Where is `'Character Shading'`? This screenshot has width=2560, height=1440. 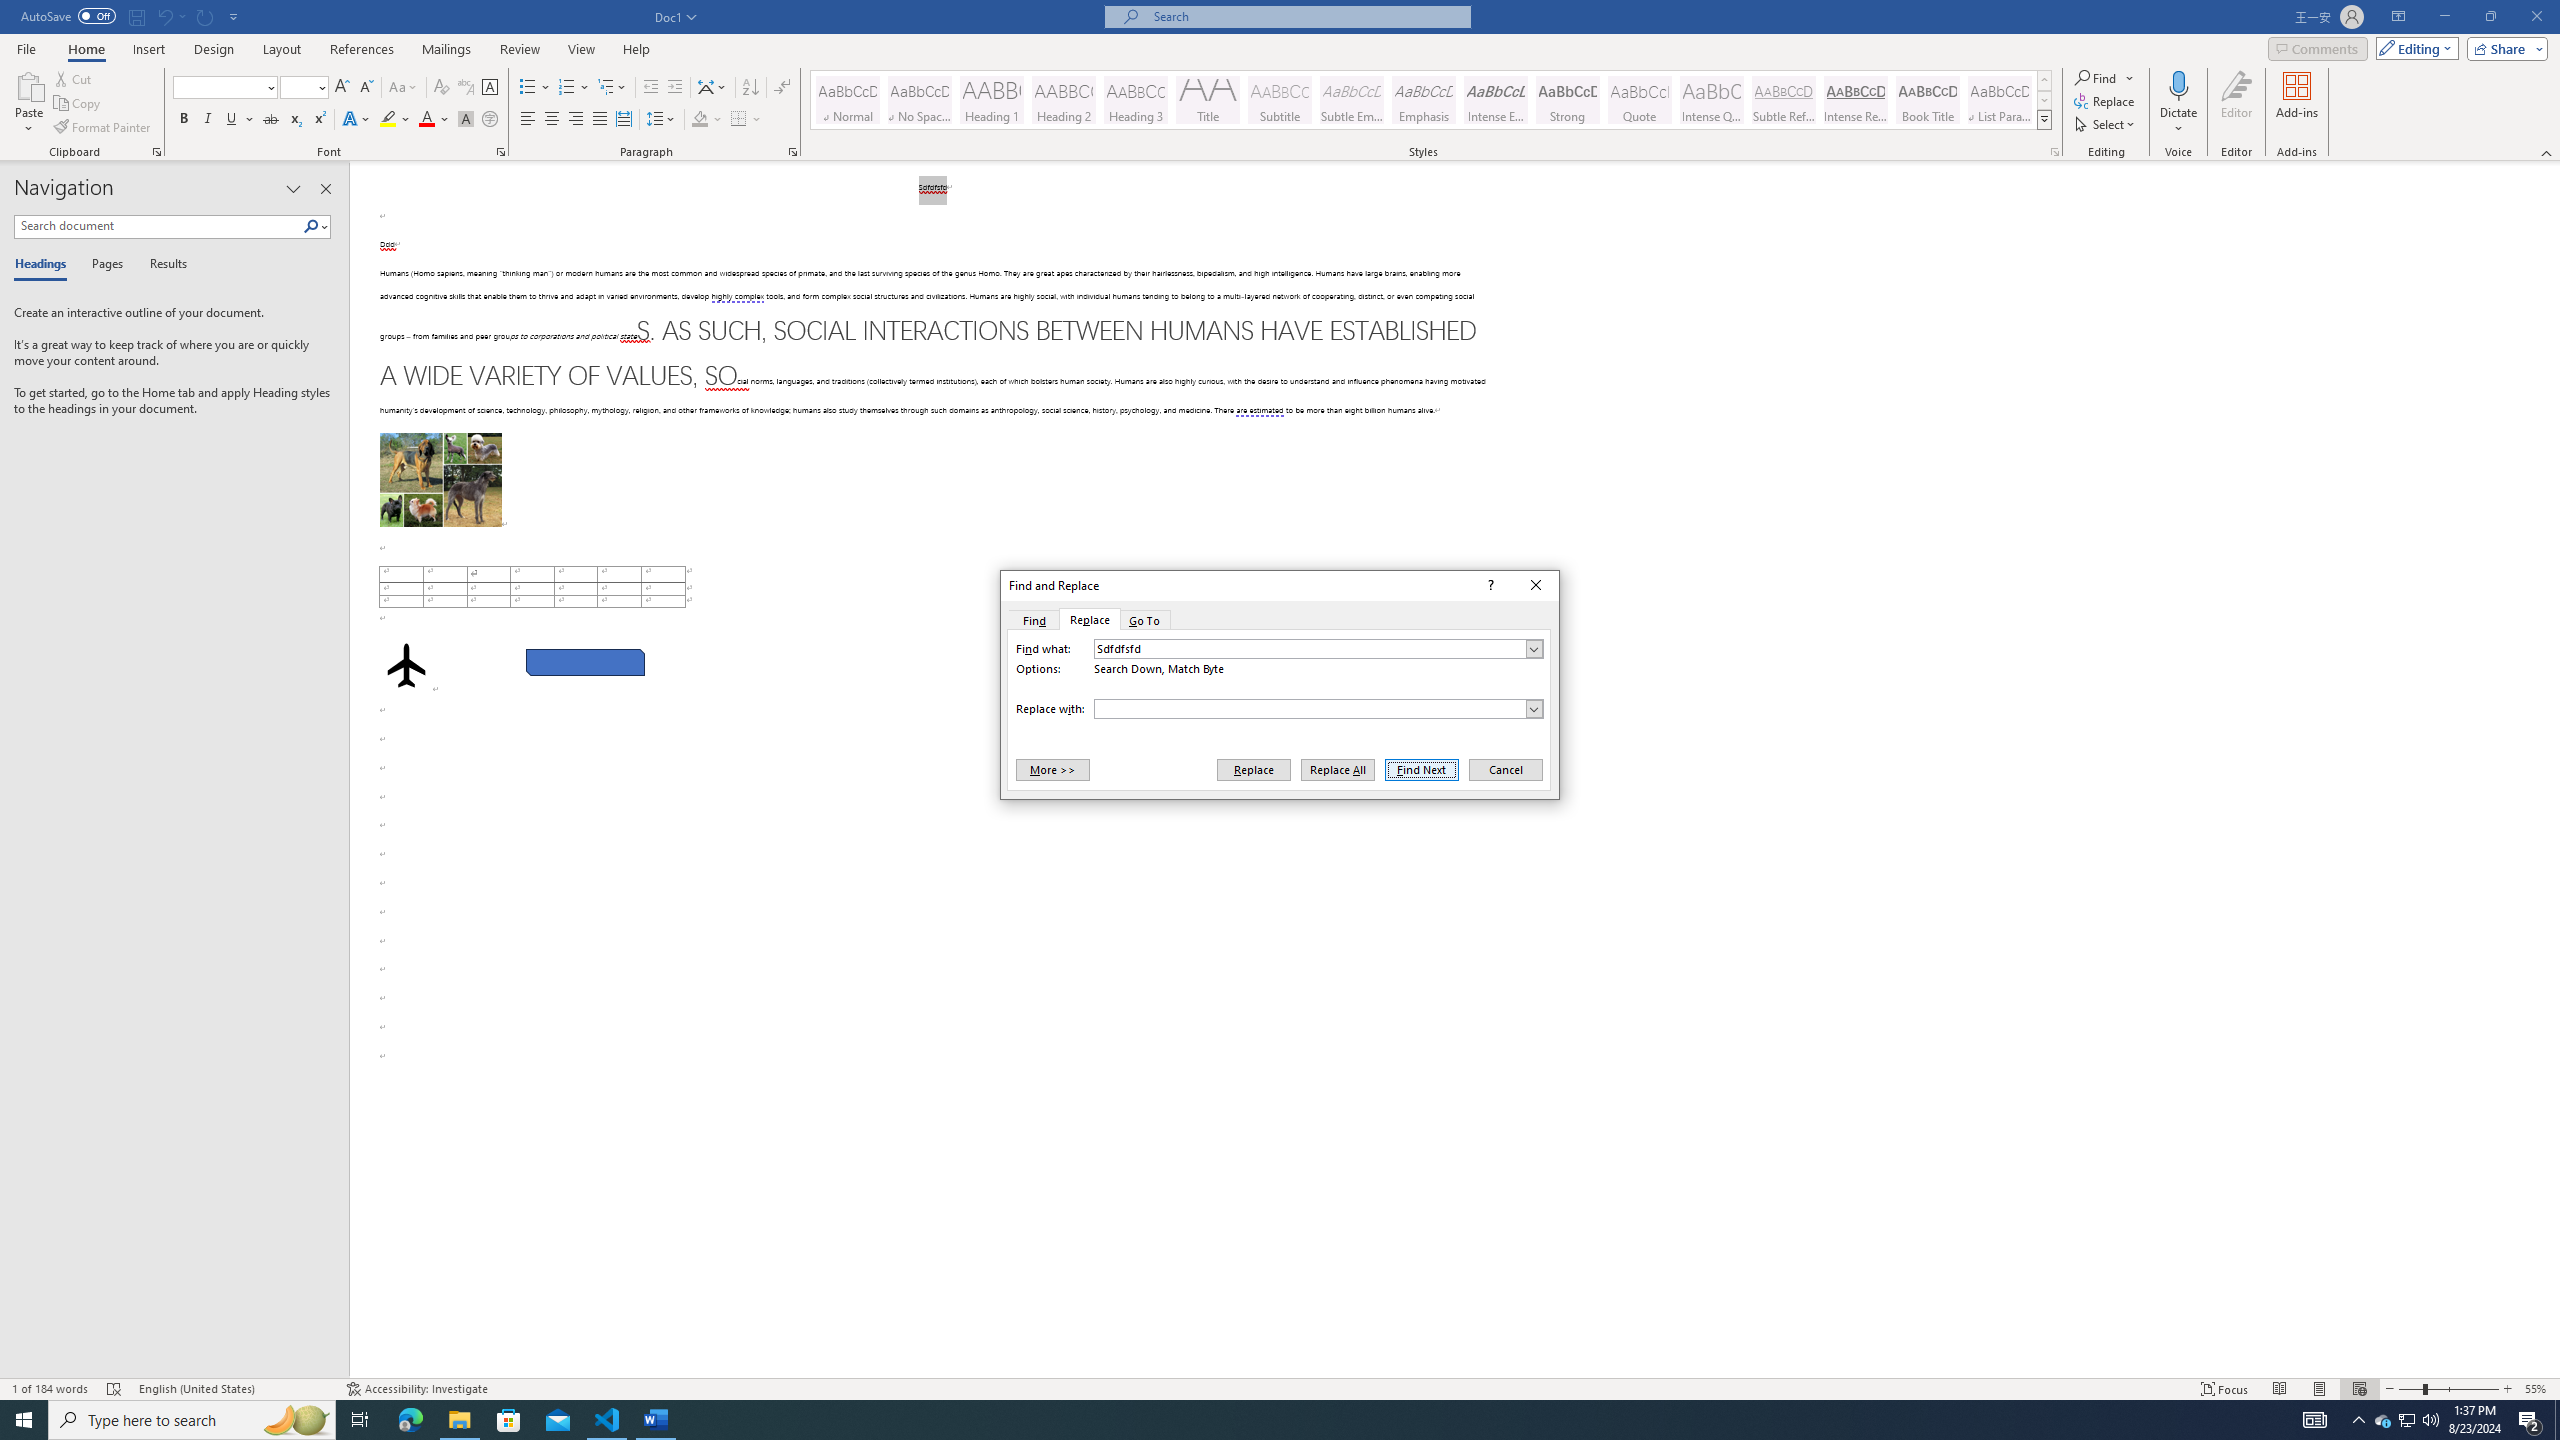 'Character Shading' is located at coordinates (464, 118).